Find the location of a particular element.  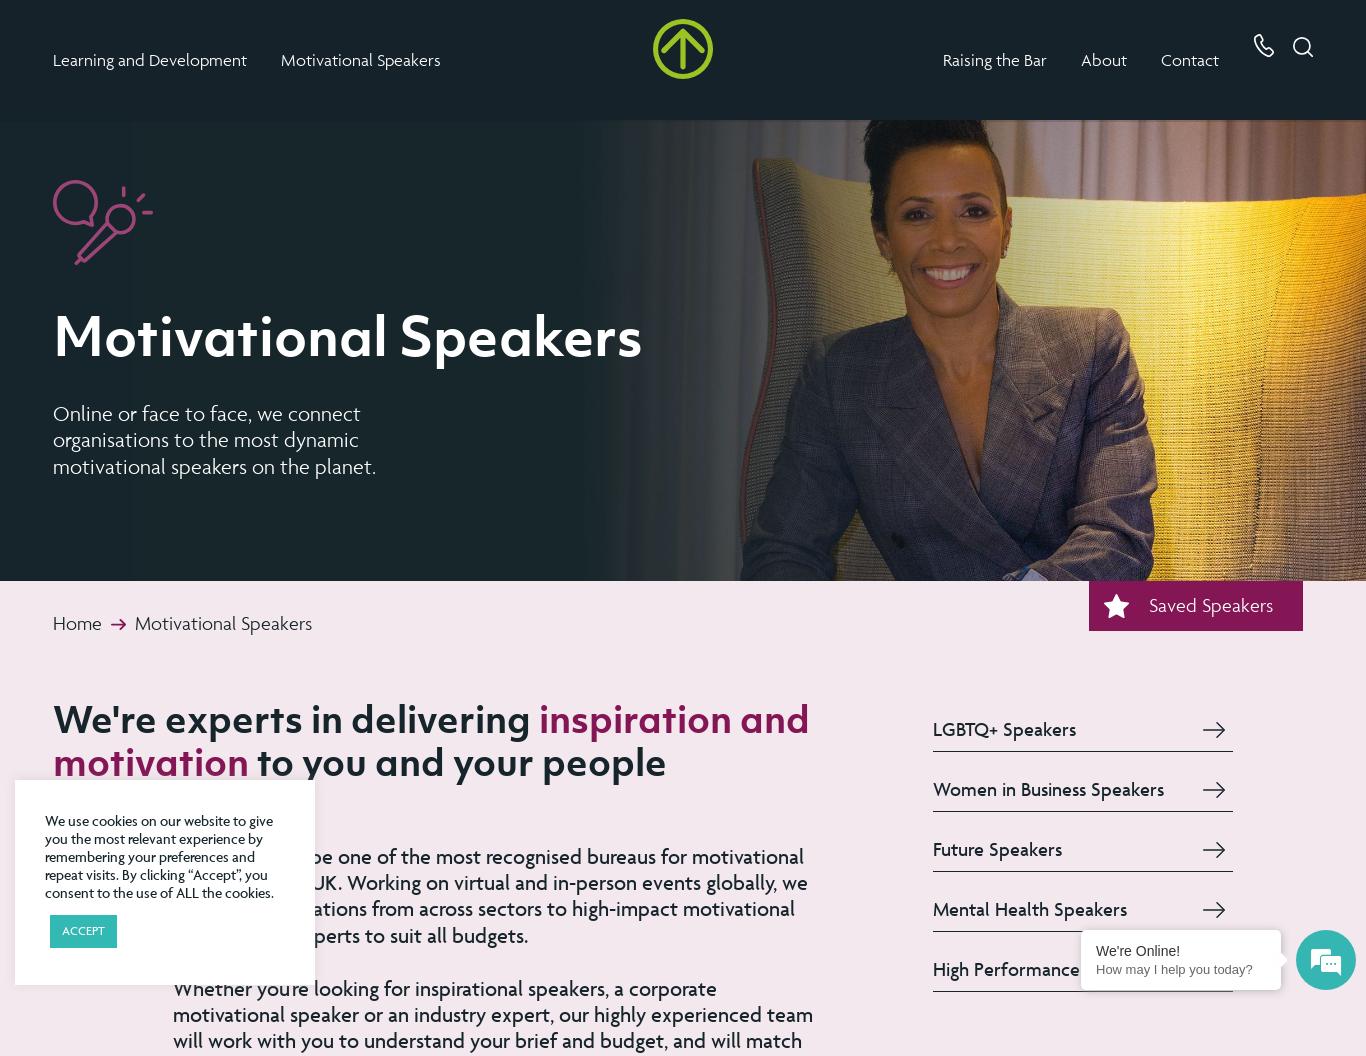

'About' is located at coordinates (1103, 59).